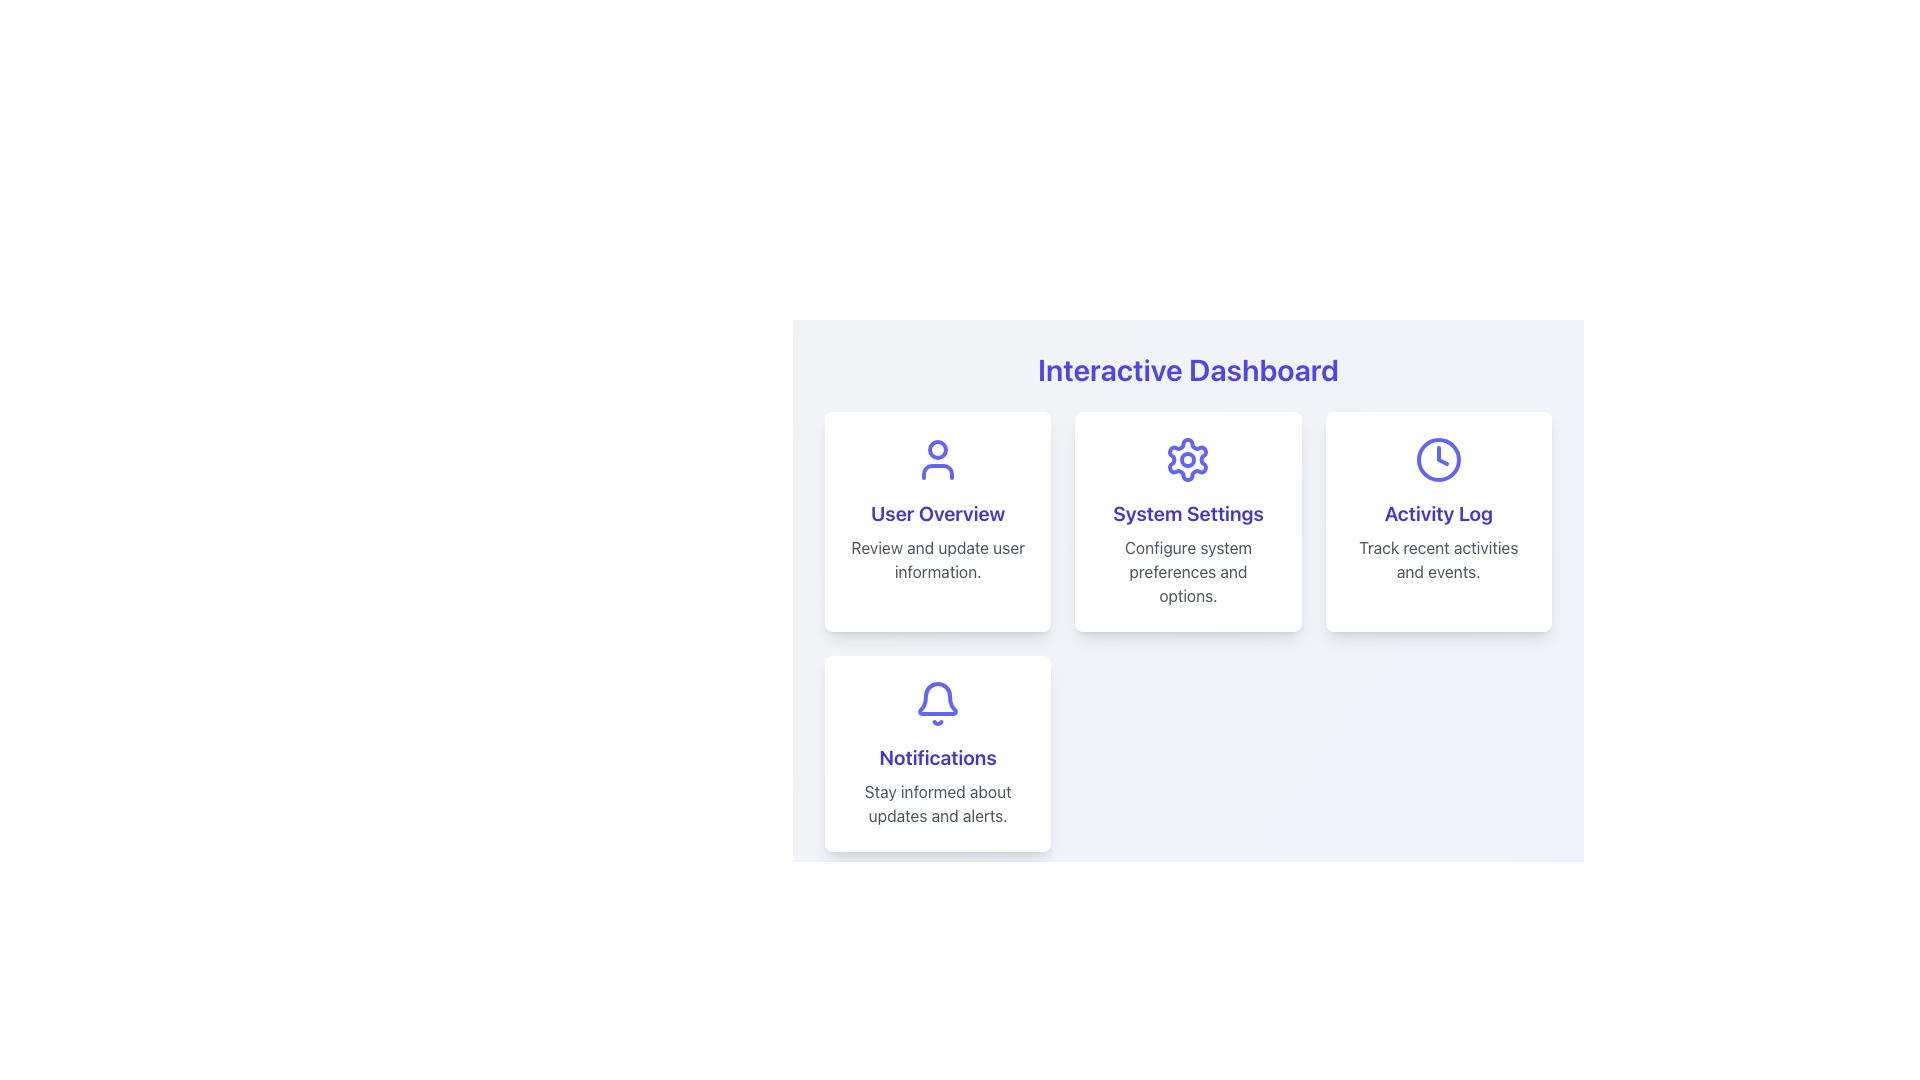 This screenshot has width=1920, height=1080. What do you see at coordinates (937, 520) in the screenshot?
I see `the navigation card for accessing the 'User Overview' section` at bounding box center [937, 520].